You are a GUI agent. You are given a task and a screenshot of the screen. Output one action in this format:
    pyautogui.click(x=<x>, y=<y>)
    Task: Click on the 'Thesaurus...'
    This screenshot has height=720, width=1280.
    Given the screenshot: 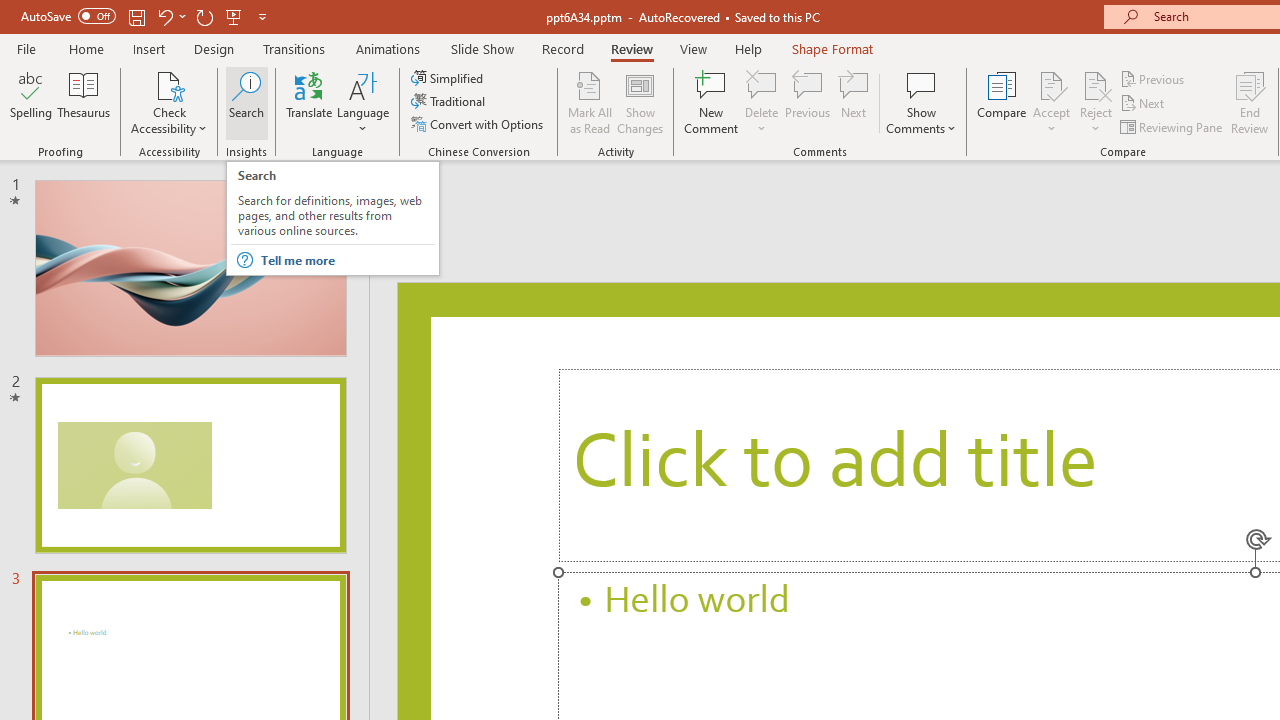 What is the action you would take?
    pyautogui.click(x=82, y=103)
    